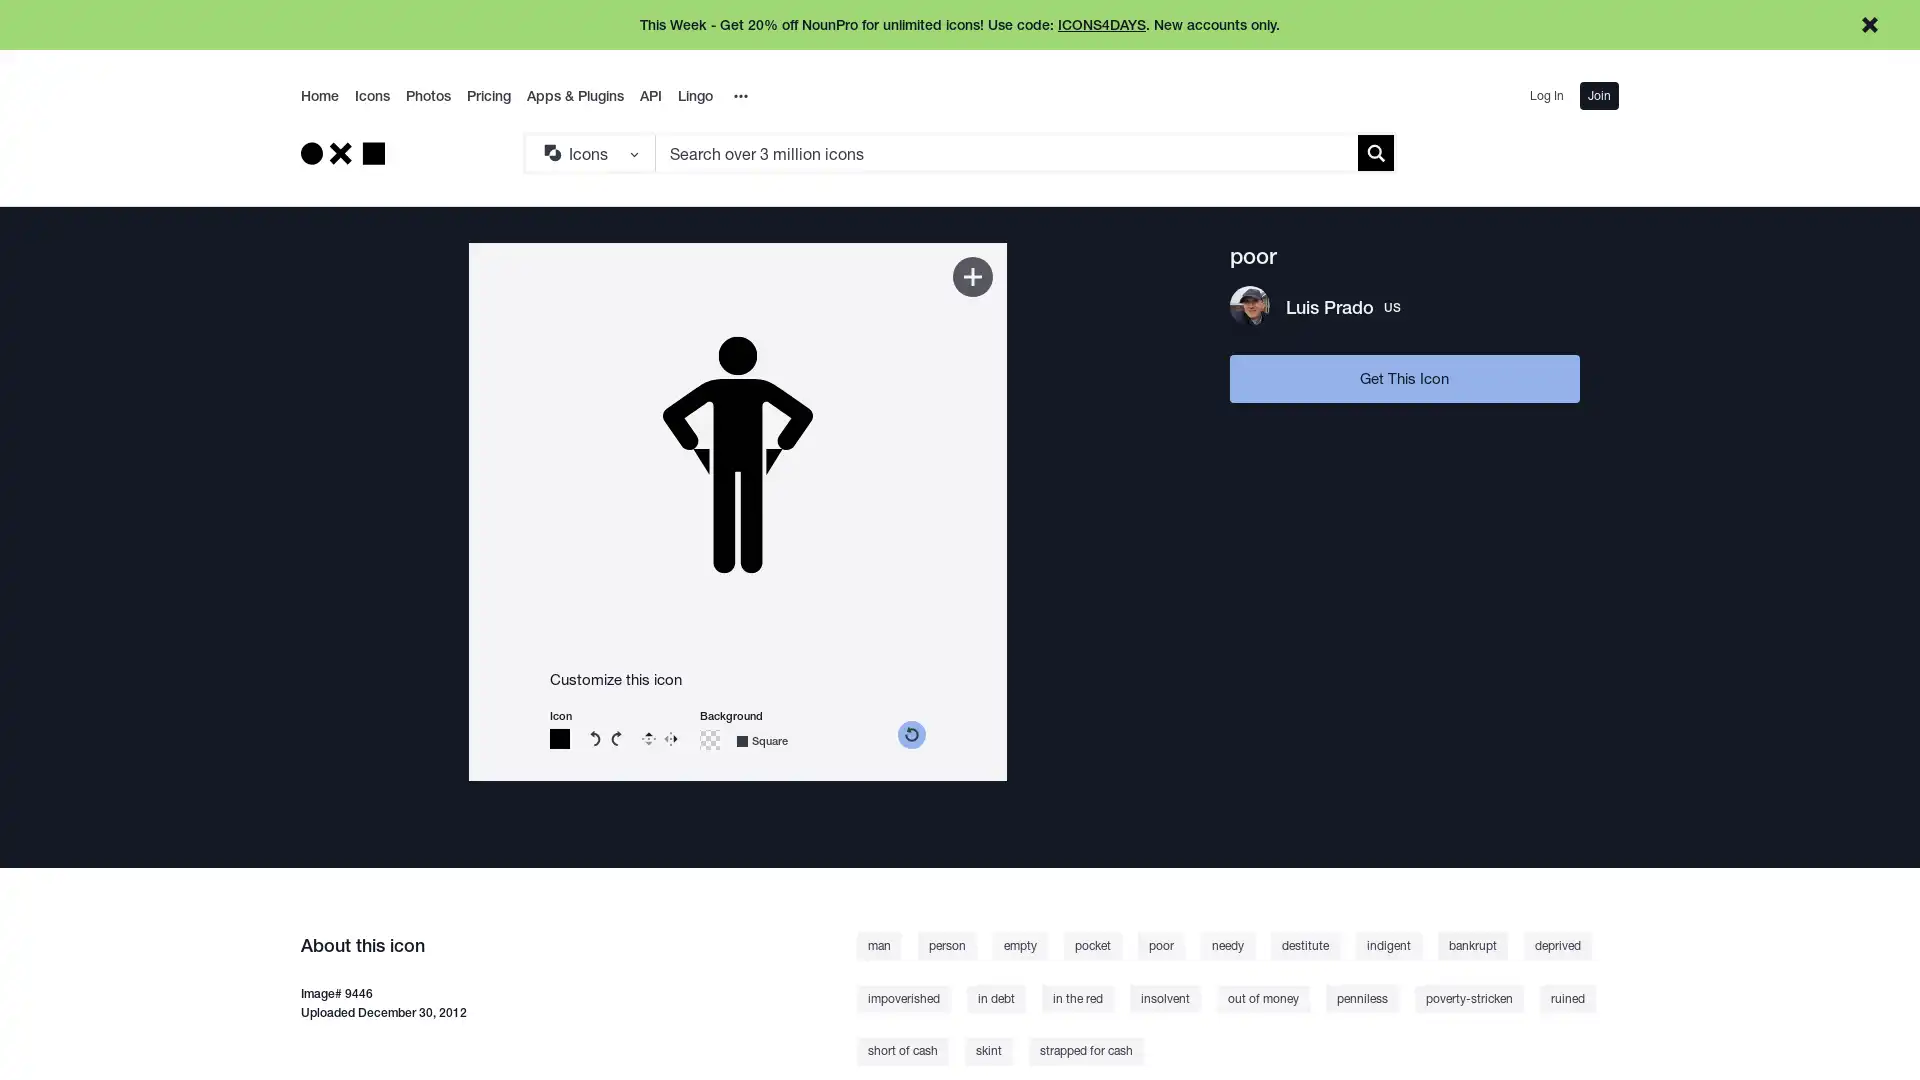 The height and width of the screenshot is (1080, 1920). What do you see at coordinates (1598, 96) in the screenshot?
I see `Join` at bounding box center [1598, 96].